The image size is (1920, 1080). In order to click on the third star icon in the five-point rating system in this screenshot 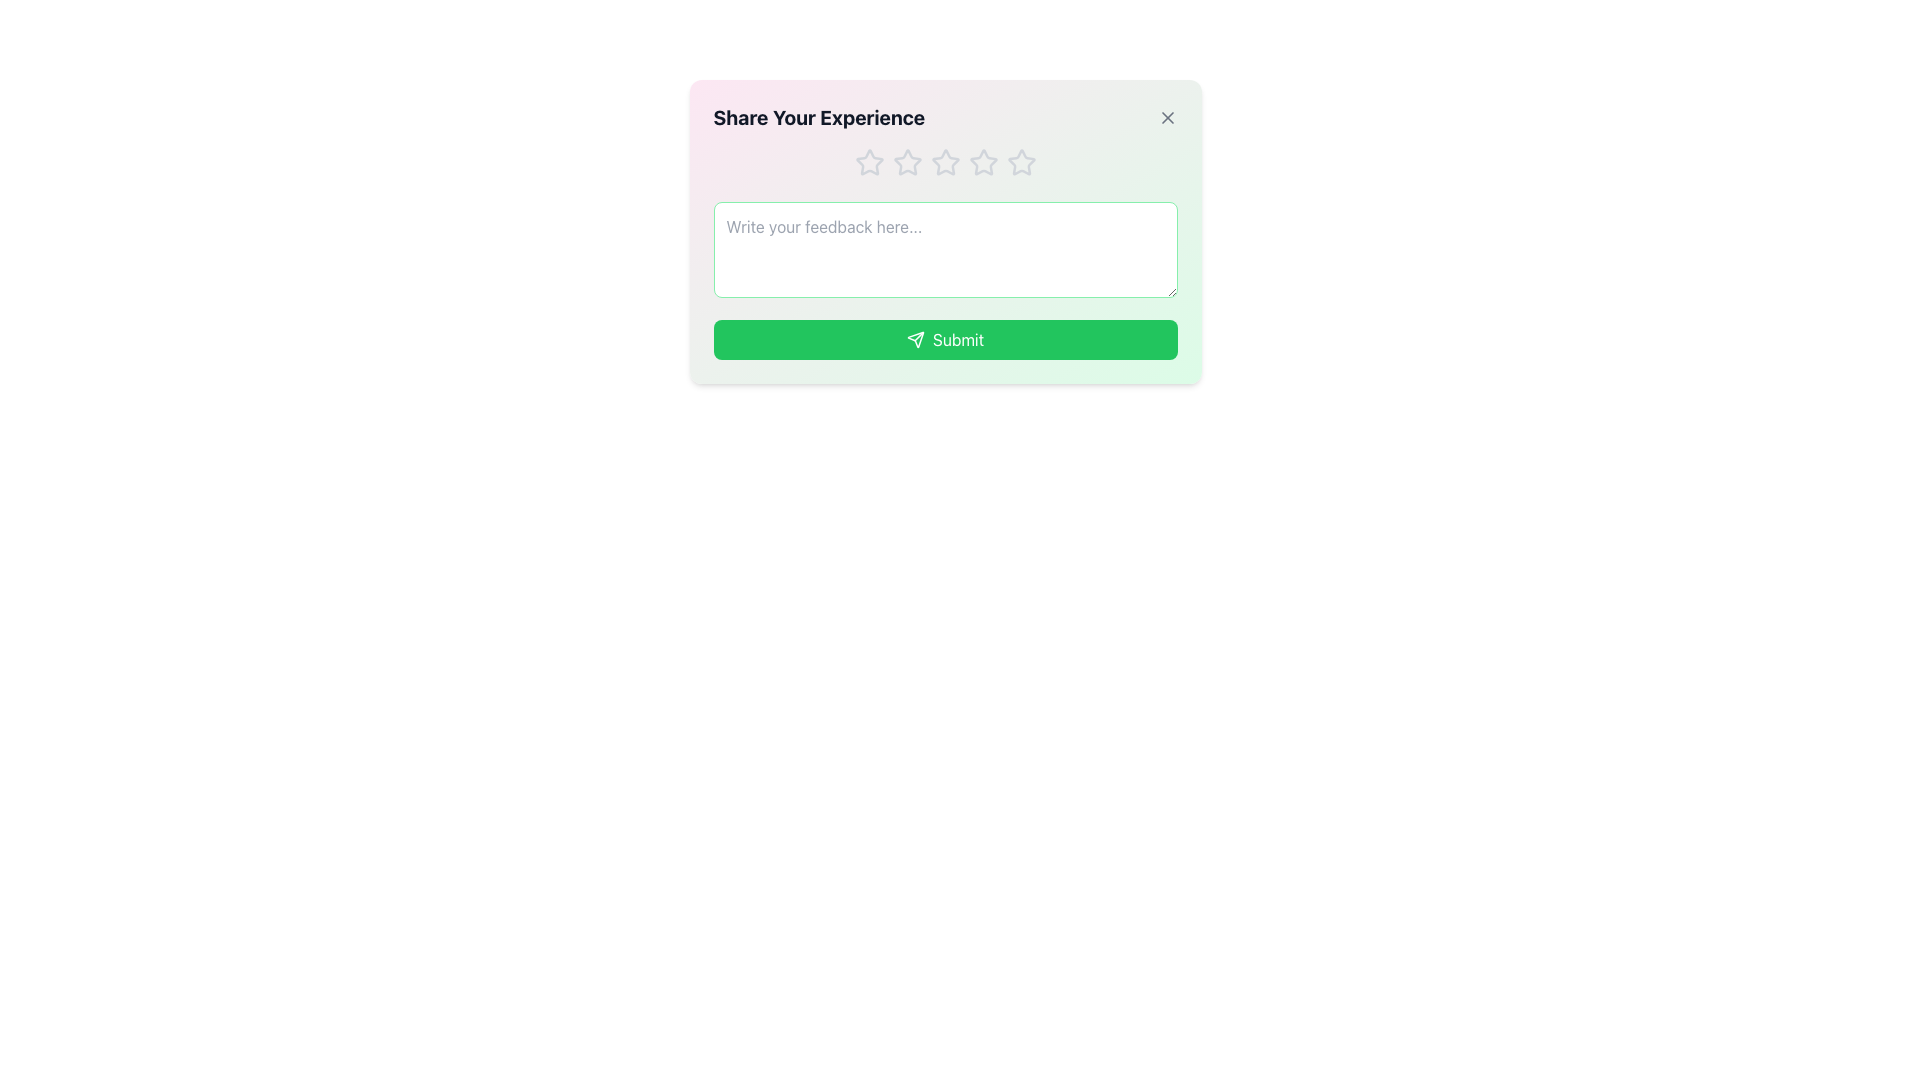, I will do `click(944, 161)`.